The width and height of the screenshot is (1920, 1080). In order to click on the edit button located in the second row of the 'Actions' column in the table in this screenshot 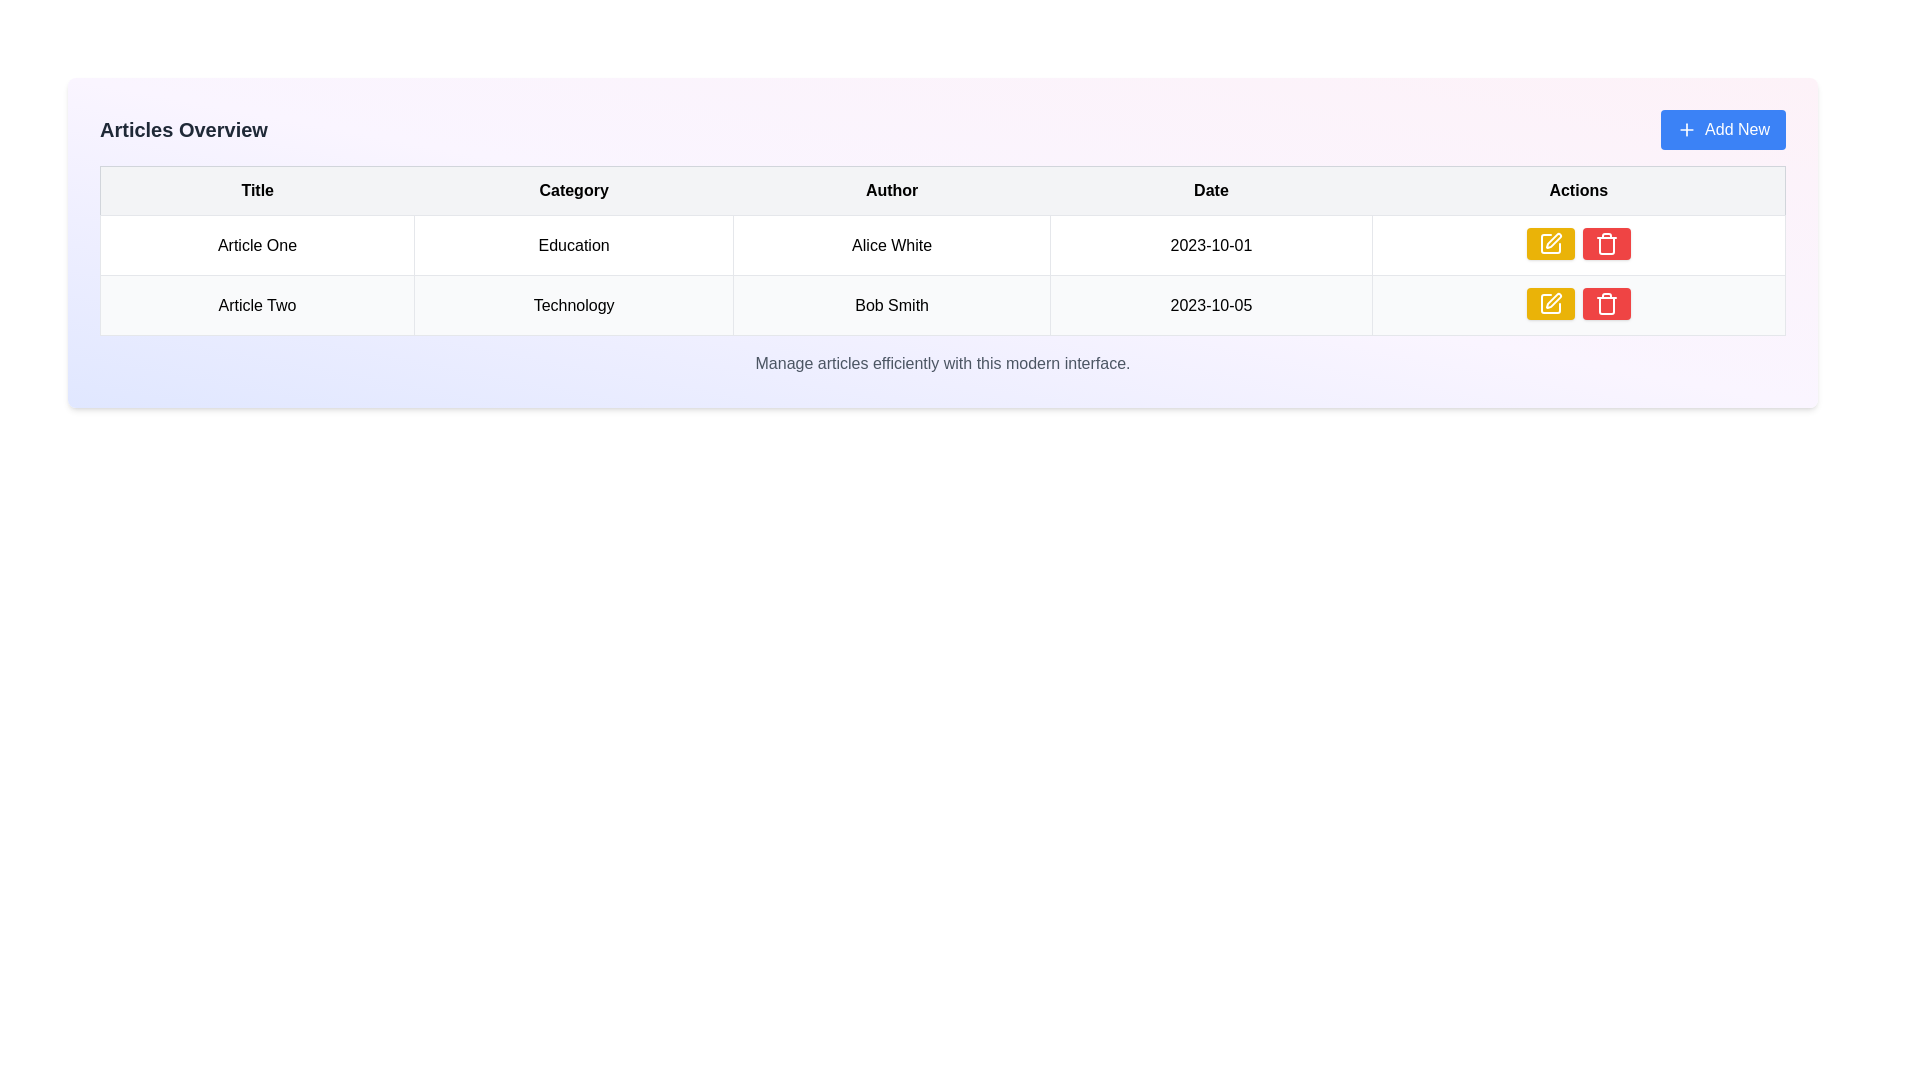, I will do `click(1549, 242)`.